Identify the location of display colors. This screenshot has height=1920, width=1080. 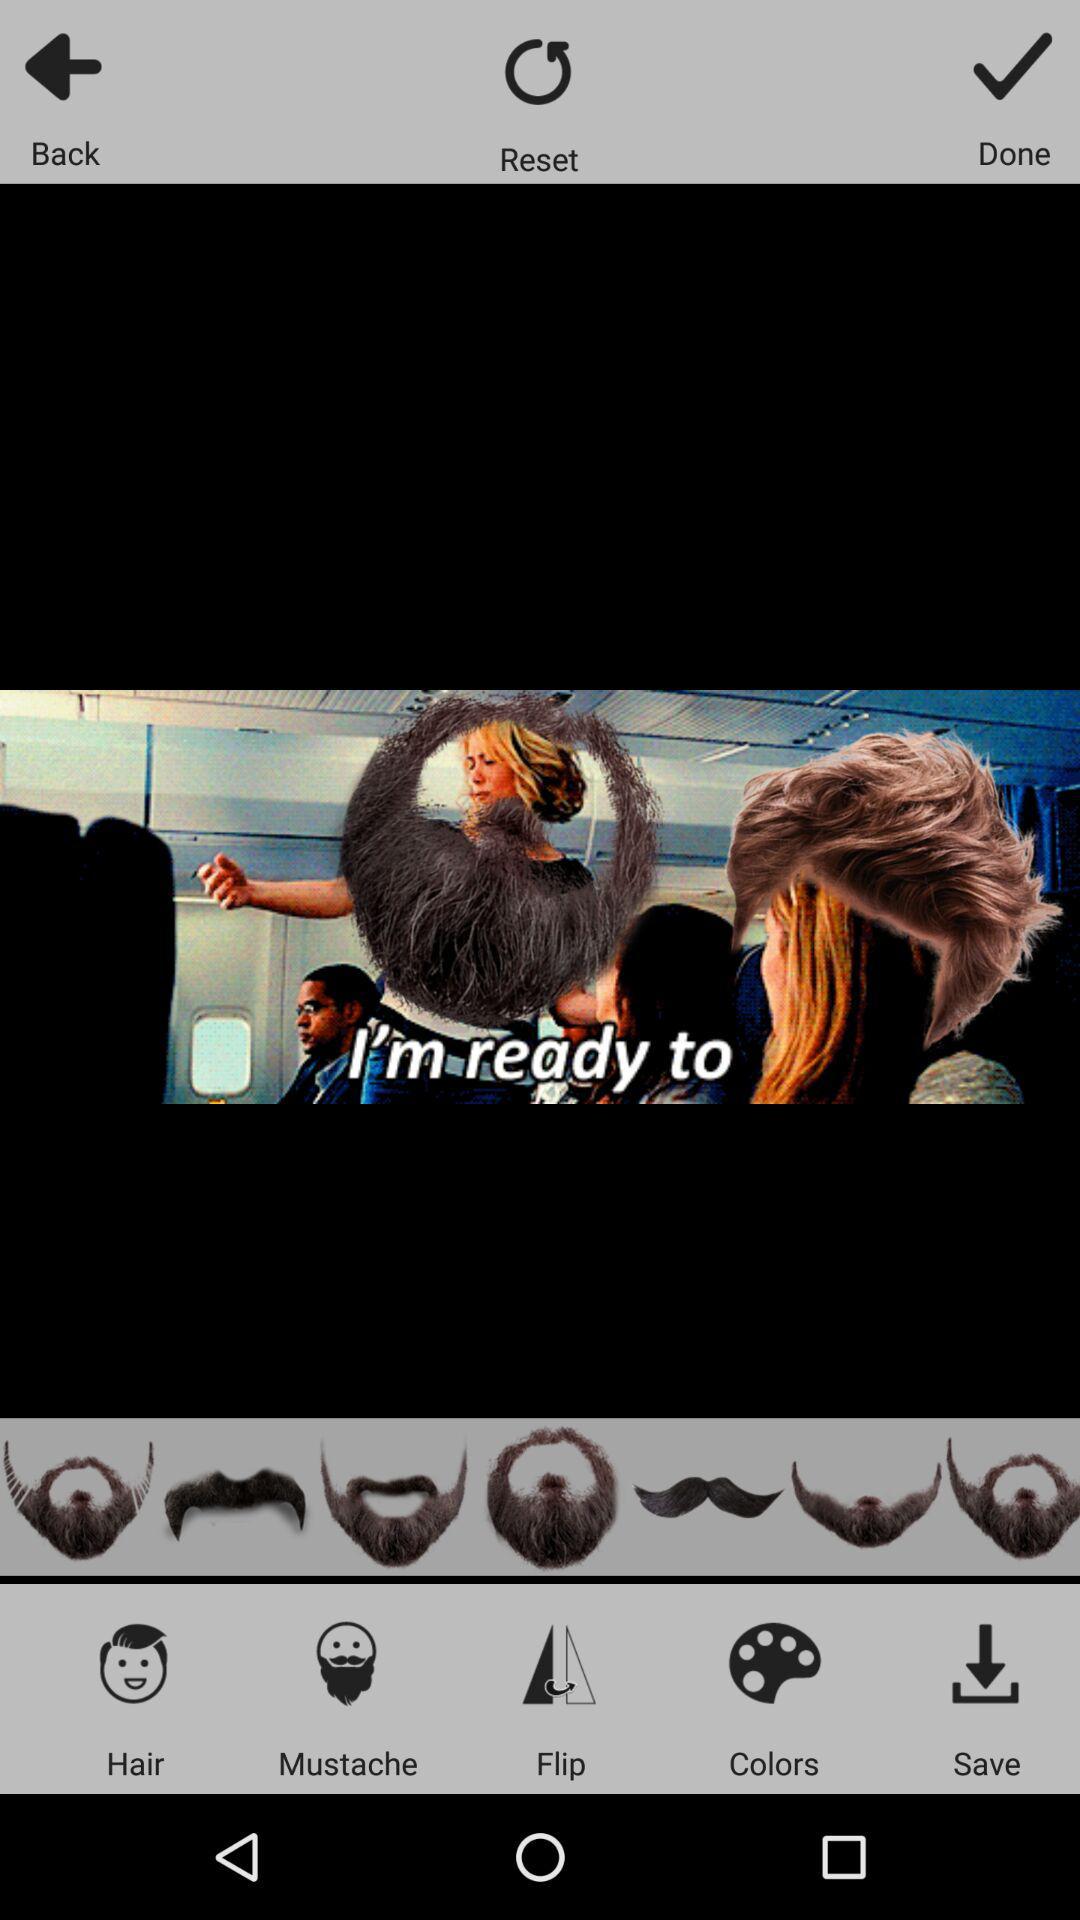
(773, 1662).